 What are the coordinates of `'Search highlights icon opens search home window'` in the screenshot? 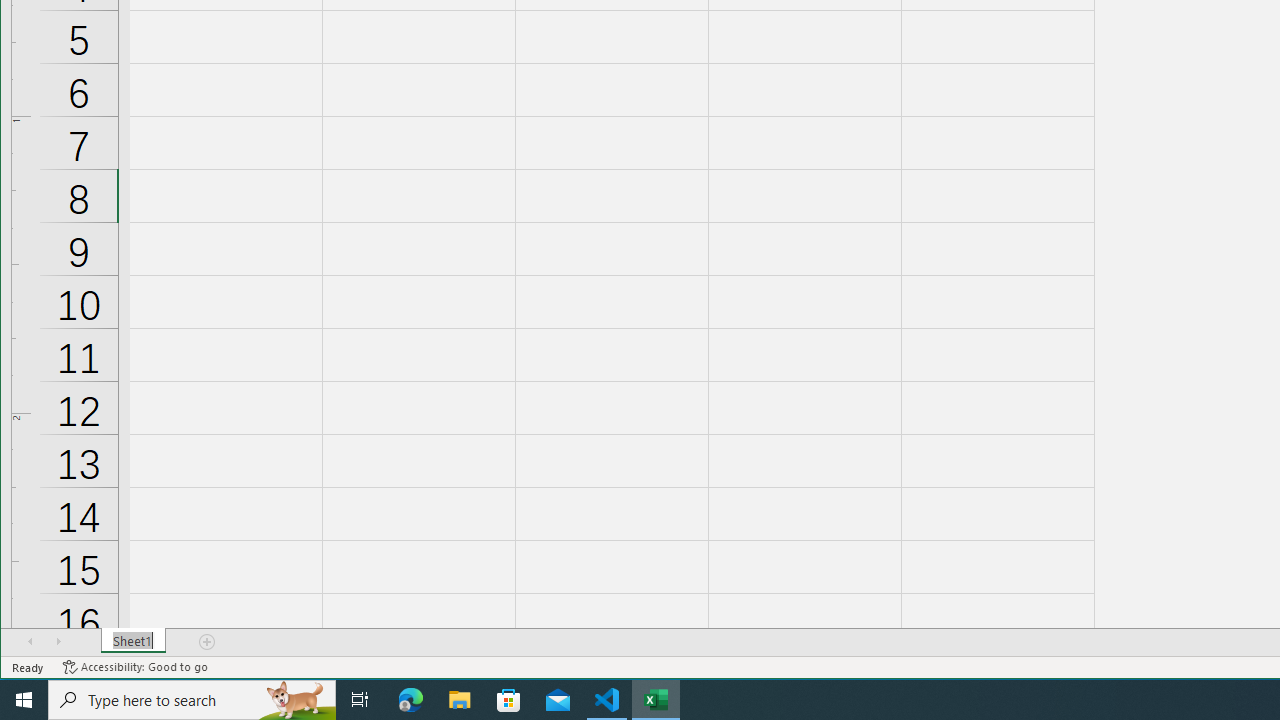 It's located at (294, 698).